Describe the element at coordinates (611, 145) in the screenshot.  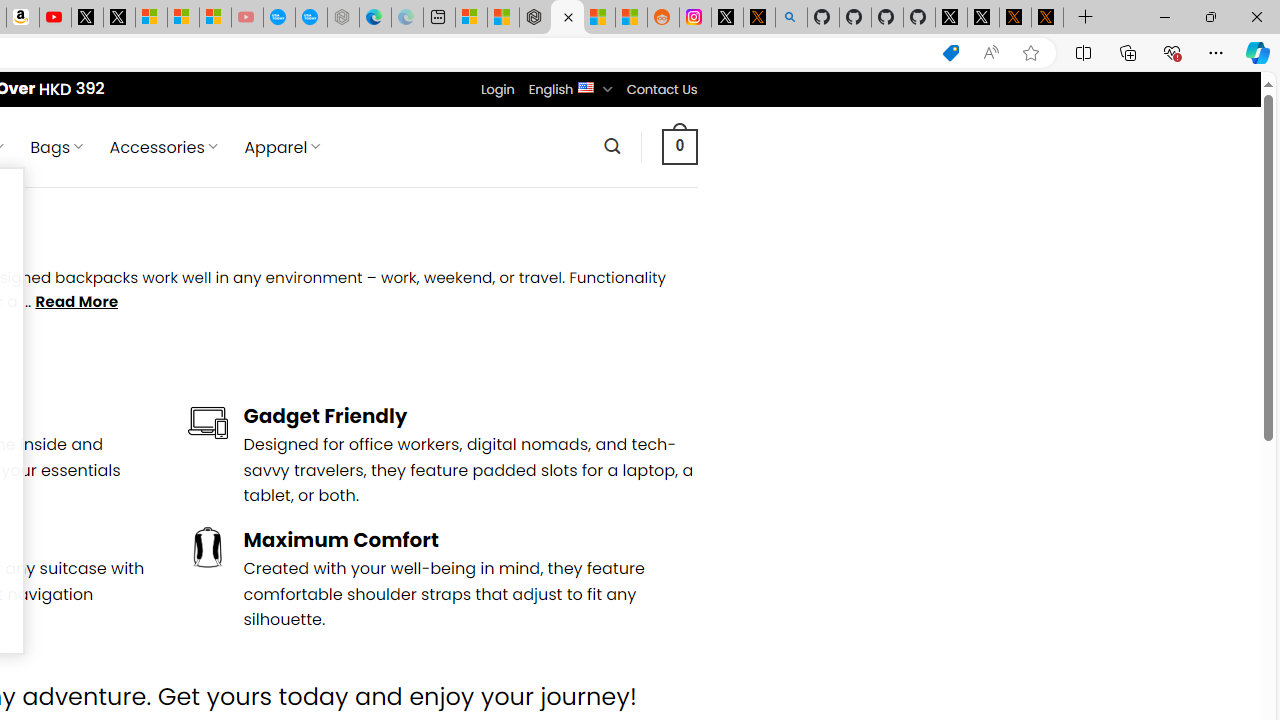
I see `'Search'` at that location.